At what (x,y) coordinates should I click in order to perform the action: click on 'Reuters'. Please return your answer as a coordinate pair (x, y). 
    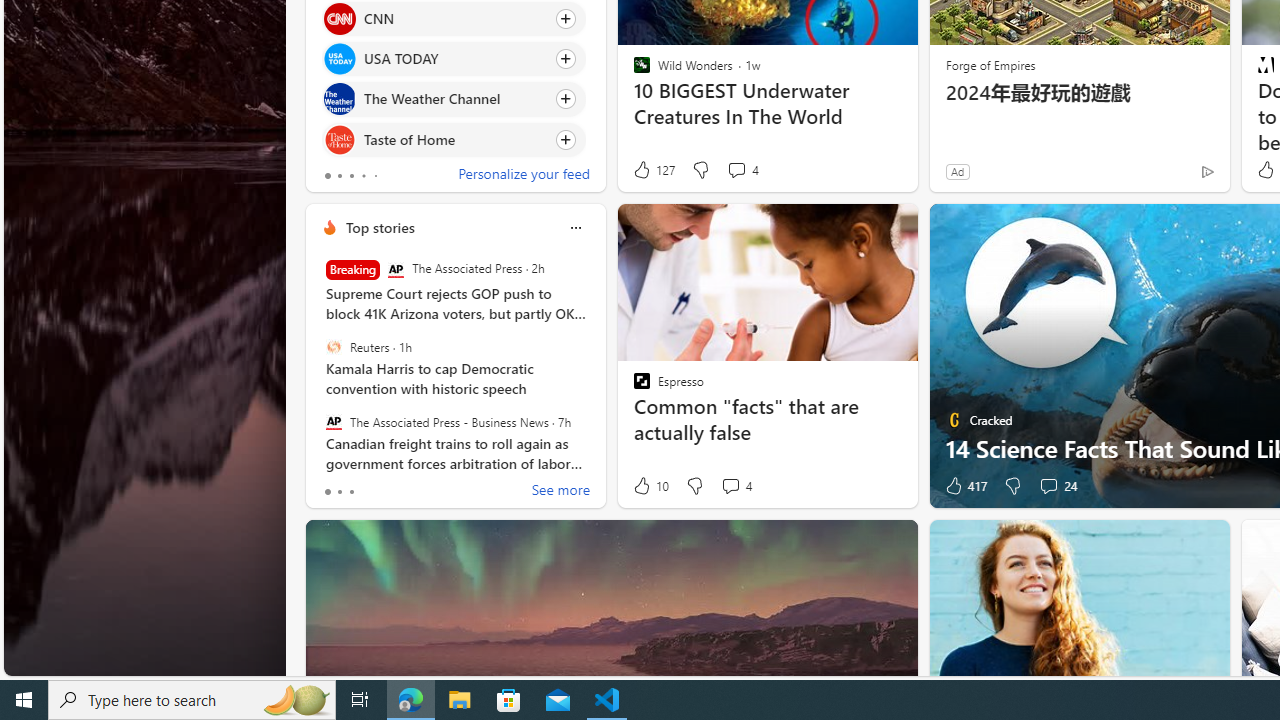
    Looking at the image, I should click on (333, 346).